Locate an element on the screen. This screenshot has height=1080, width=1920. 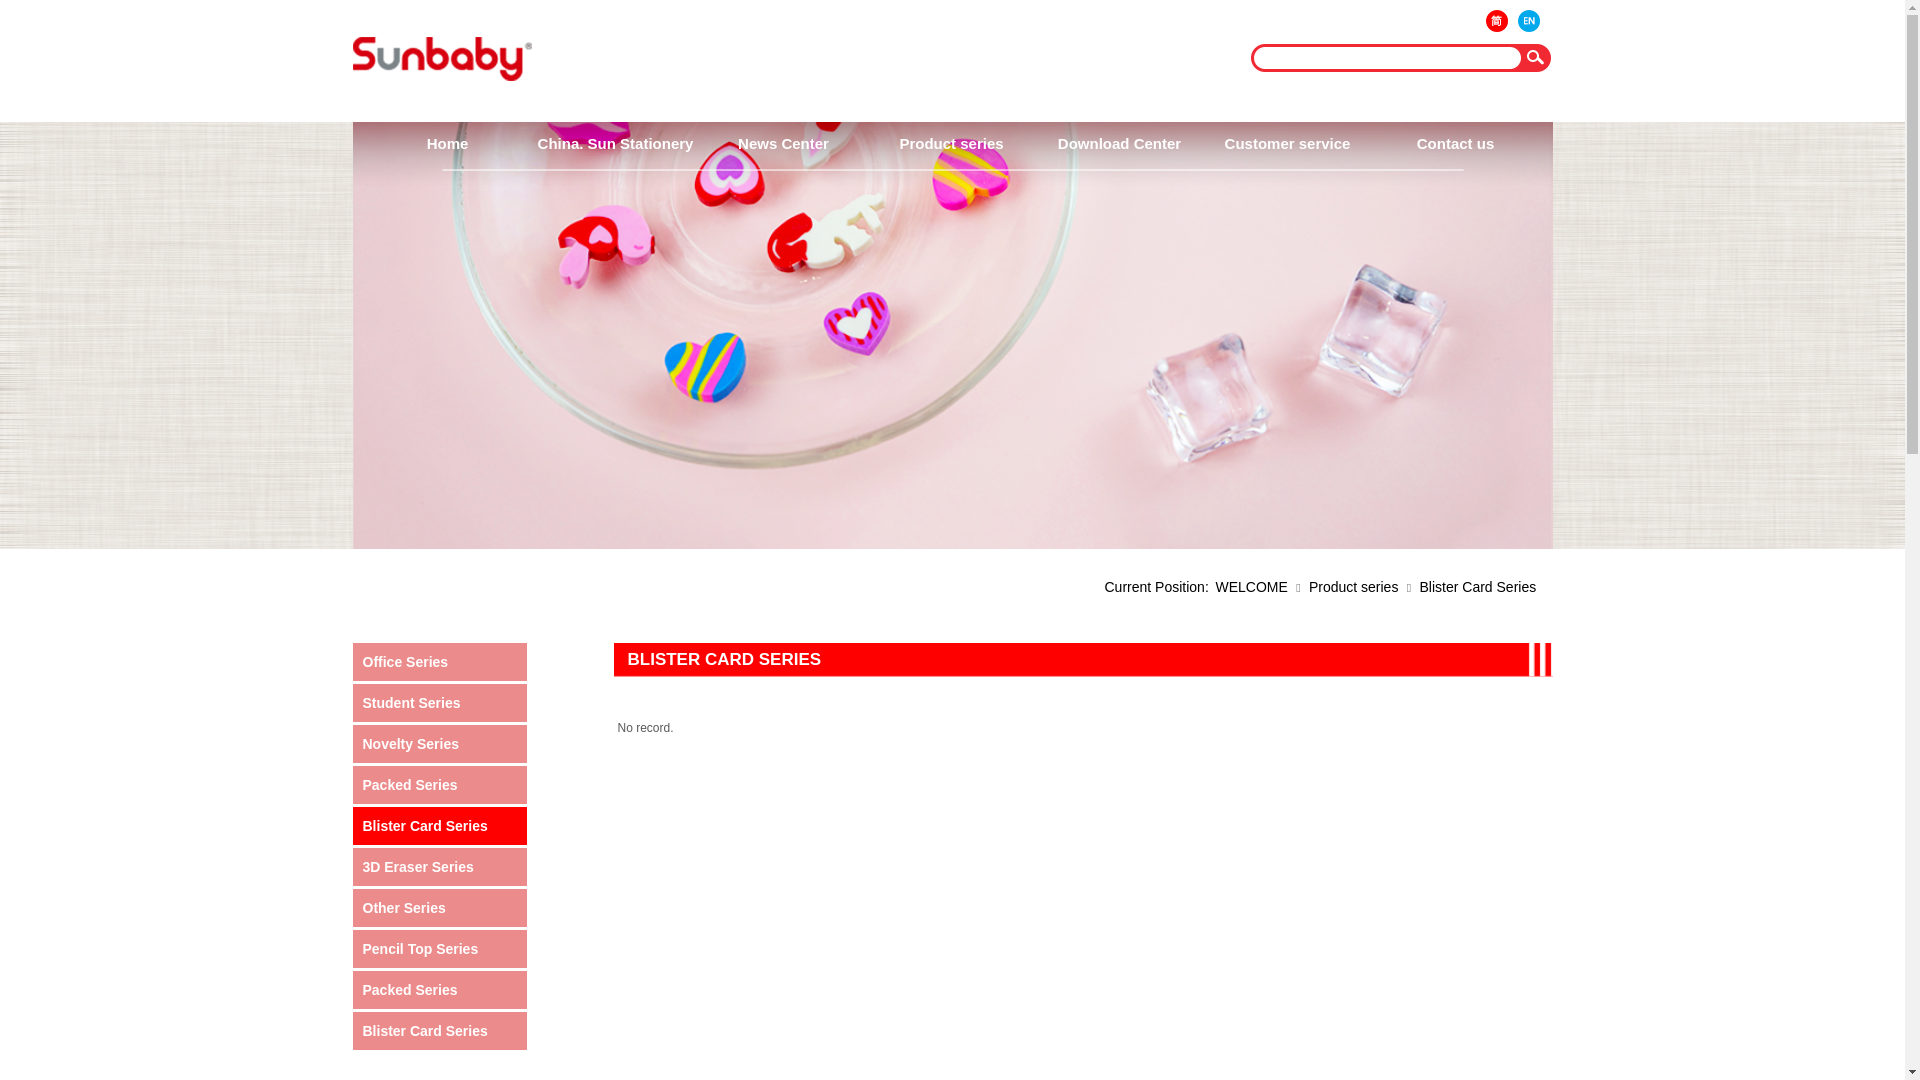
'Packed Series' is located at coordinates (361, 990).